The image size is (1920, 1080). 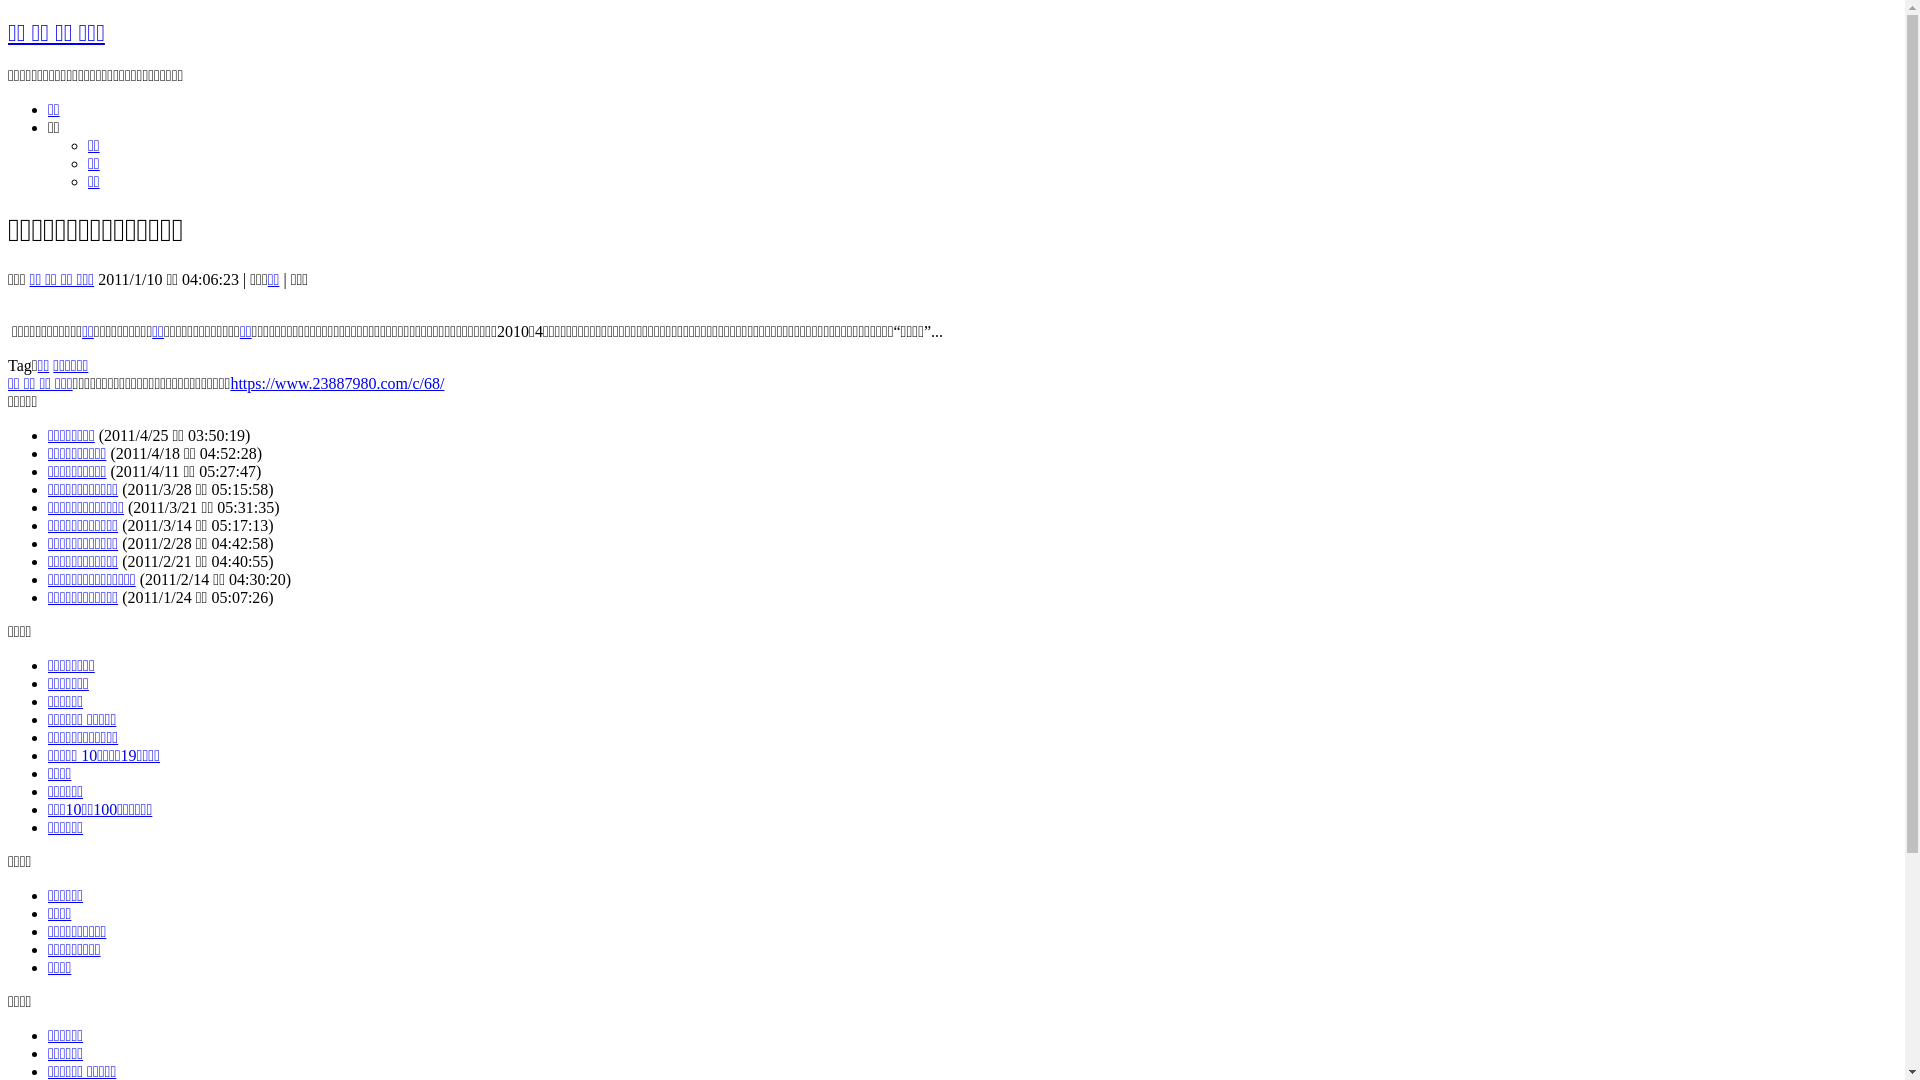 What do you see at coordinates (336, 383) in the screenshot?
I see `'https://www.23887980.com/c/68/'` at bounding box center [336, 383].